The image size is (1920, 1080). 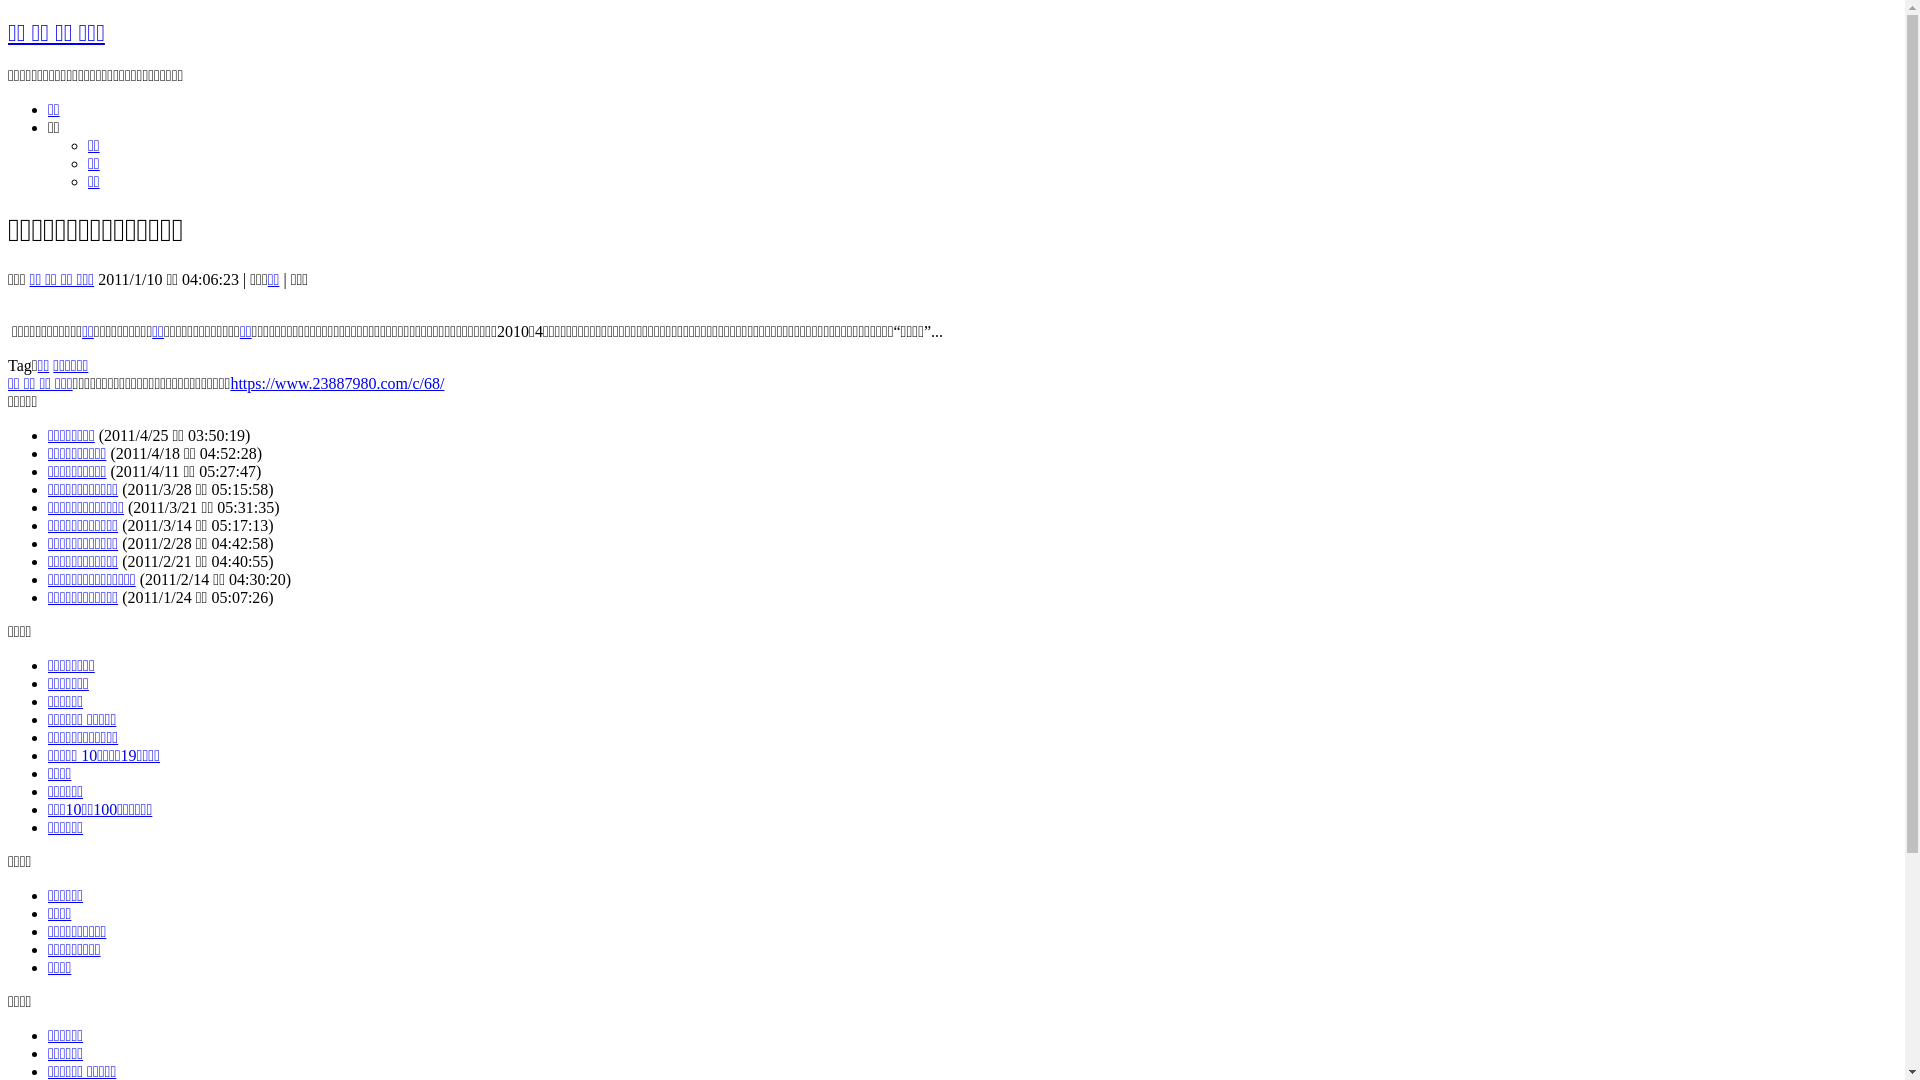 What do you see at coordinates (336, 383) in the screenshot?
I see `'https://www.23887980.com/c/68/'` at bounding box center [336, 383].